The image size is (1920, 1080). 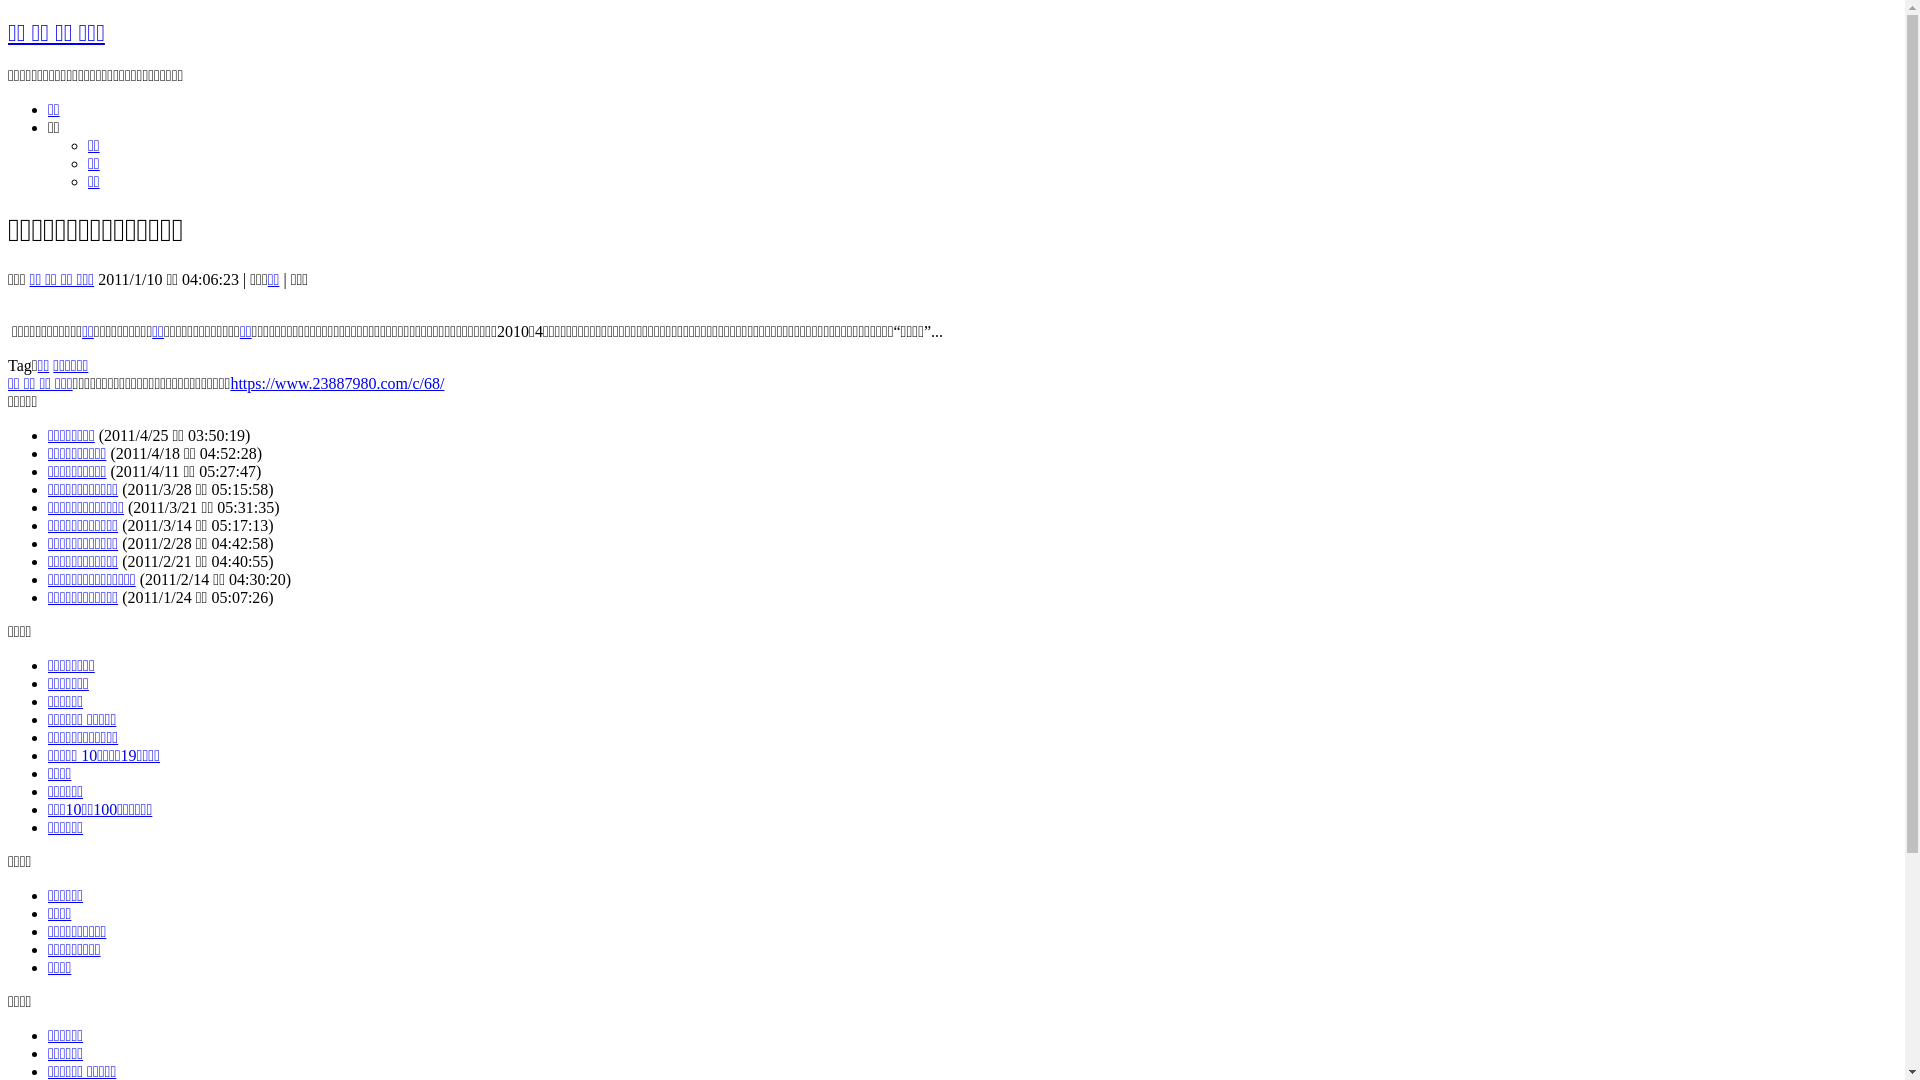 What do you see at coordinates (336, 383) in the screenshot?
I see `'https://www.23887980.com/c/68/'` at bounding box center [336, 383].